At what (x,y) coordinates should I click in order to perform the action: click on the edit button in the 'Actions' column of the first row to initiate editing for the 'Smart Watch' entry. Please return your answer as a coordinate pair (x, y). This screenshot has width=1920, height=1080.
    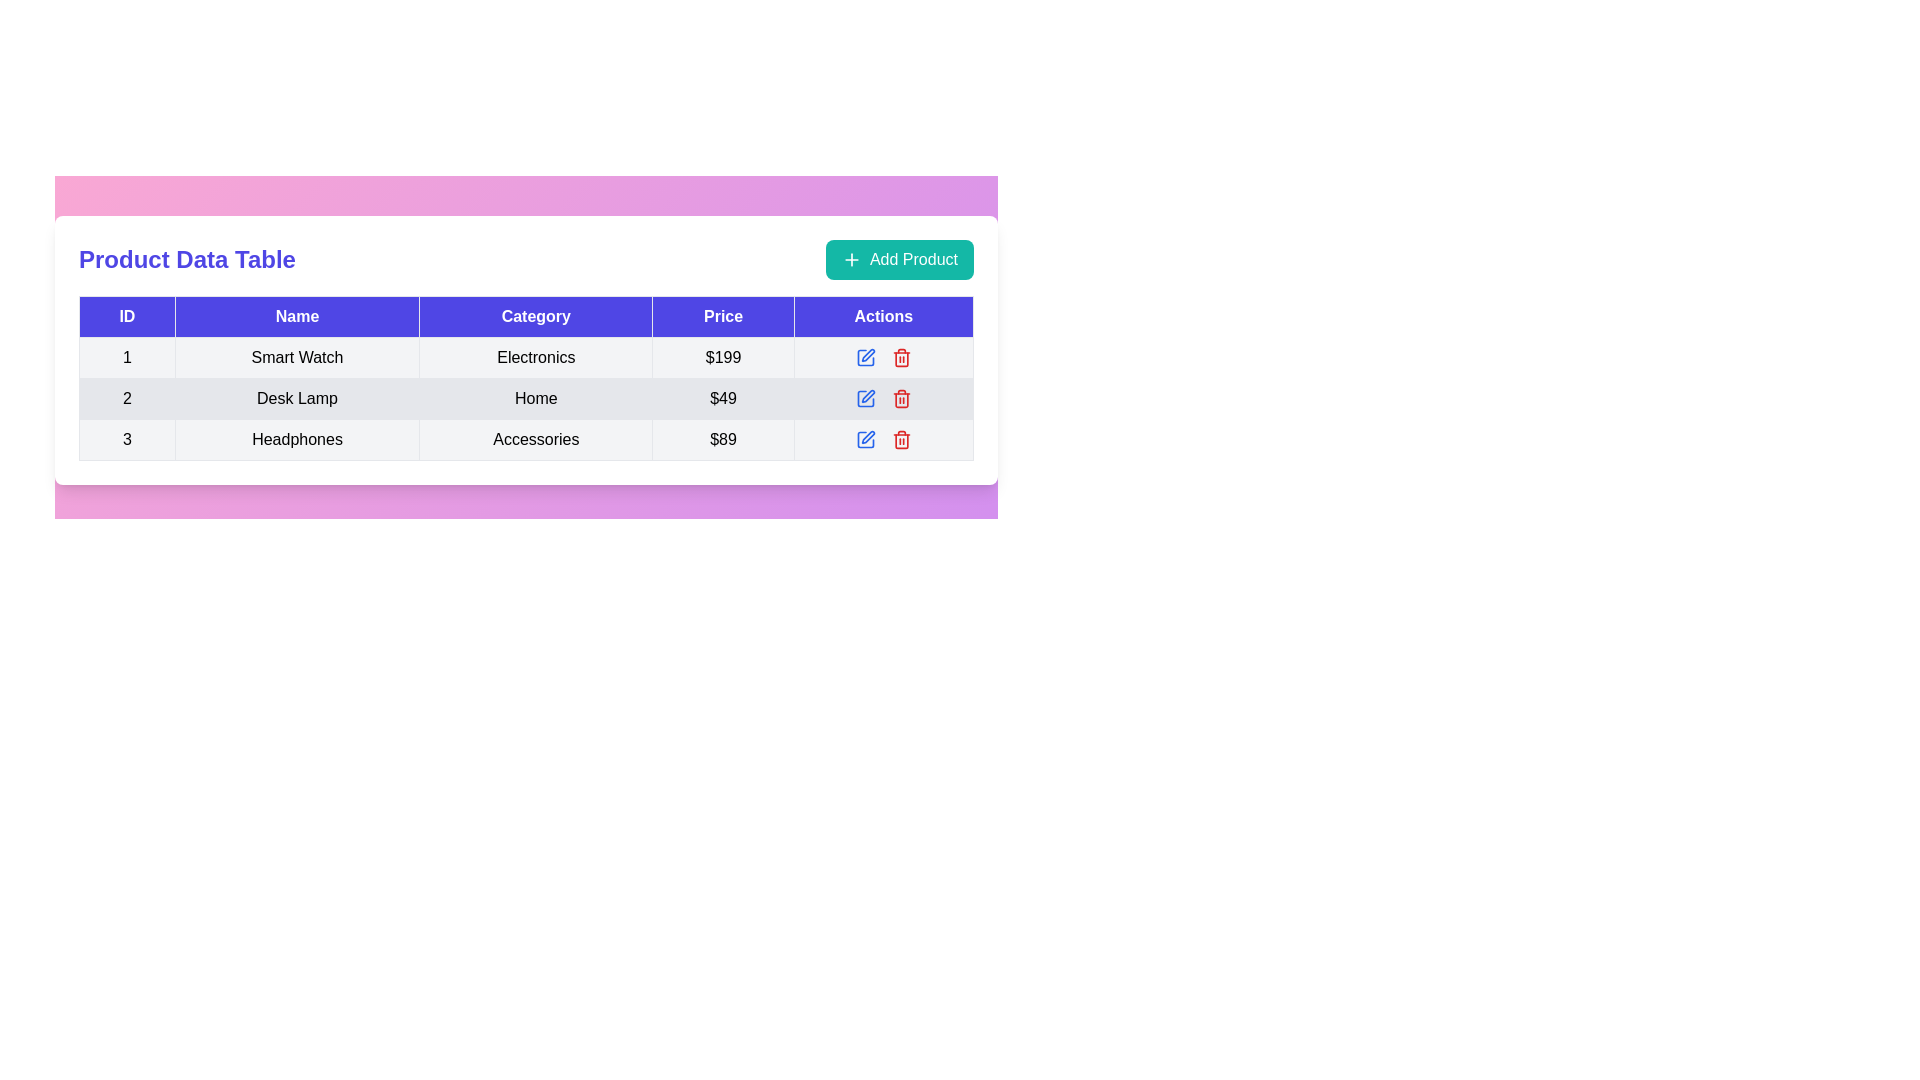
    Looking at the image, I should click on (865, 357).